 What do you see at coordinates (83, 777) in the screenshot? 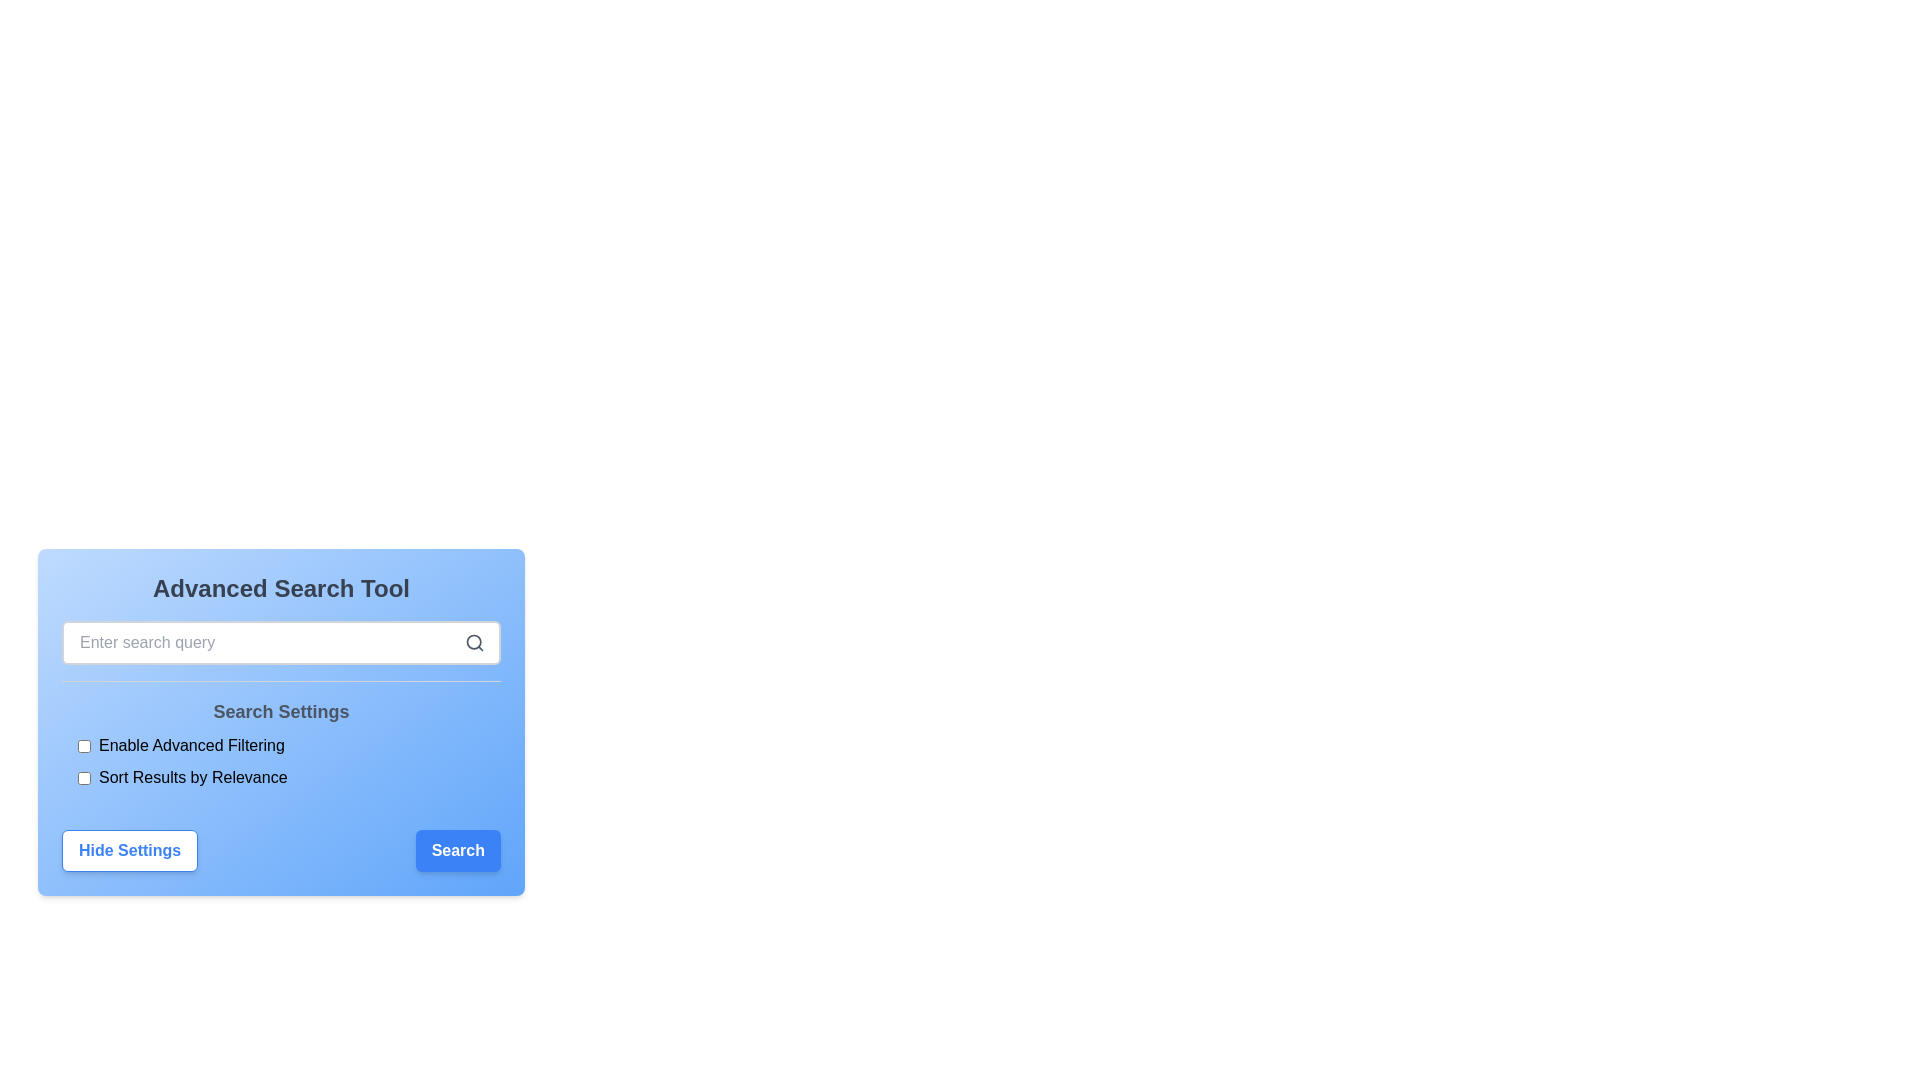
I see `keyboard navigation` at bounding box center [83, 777].